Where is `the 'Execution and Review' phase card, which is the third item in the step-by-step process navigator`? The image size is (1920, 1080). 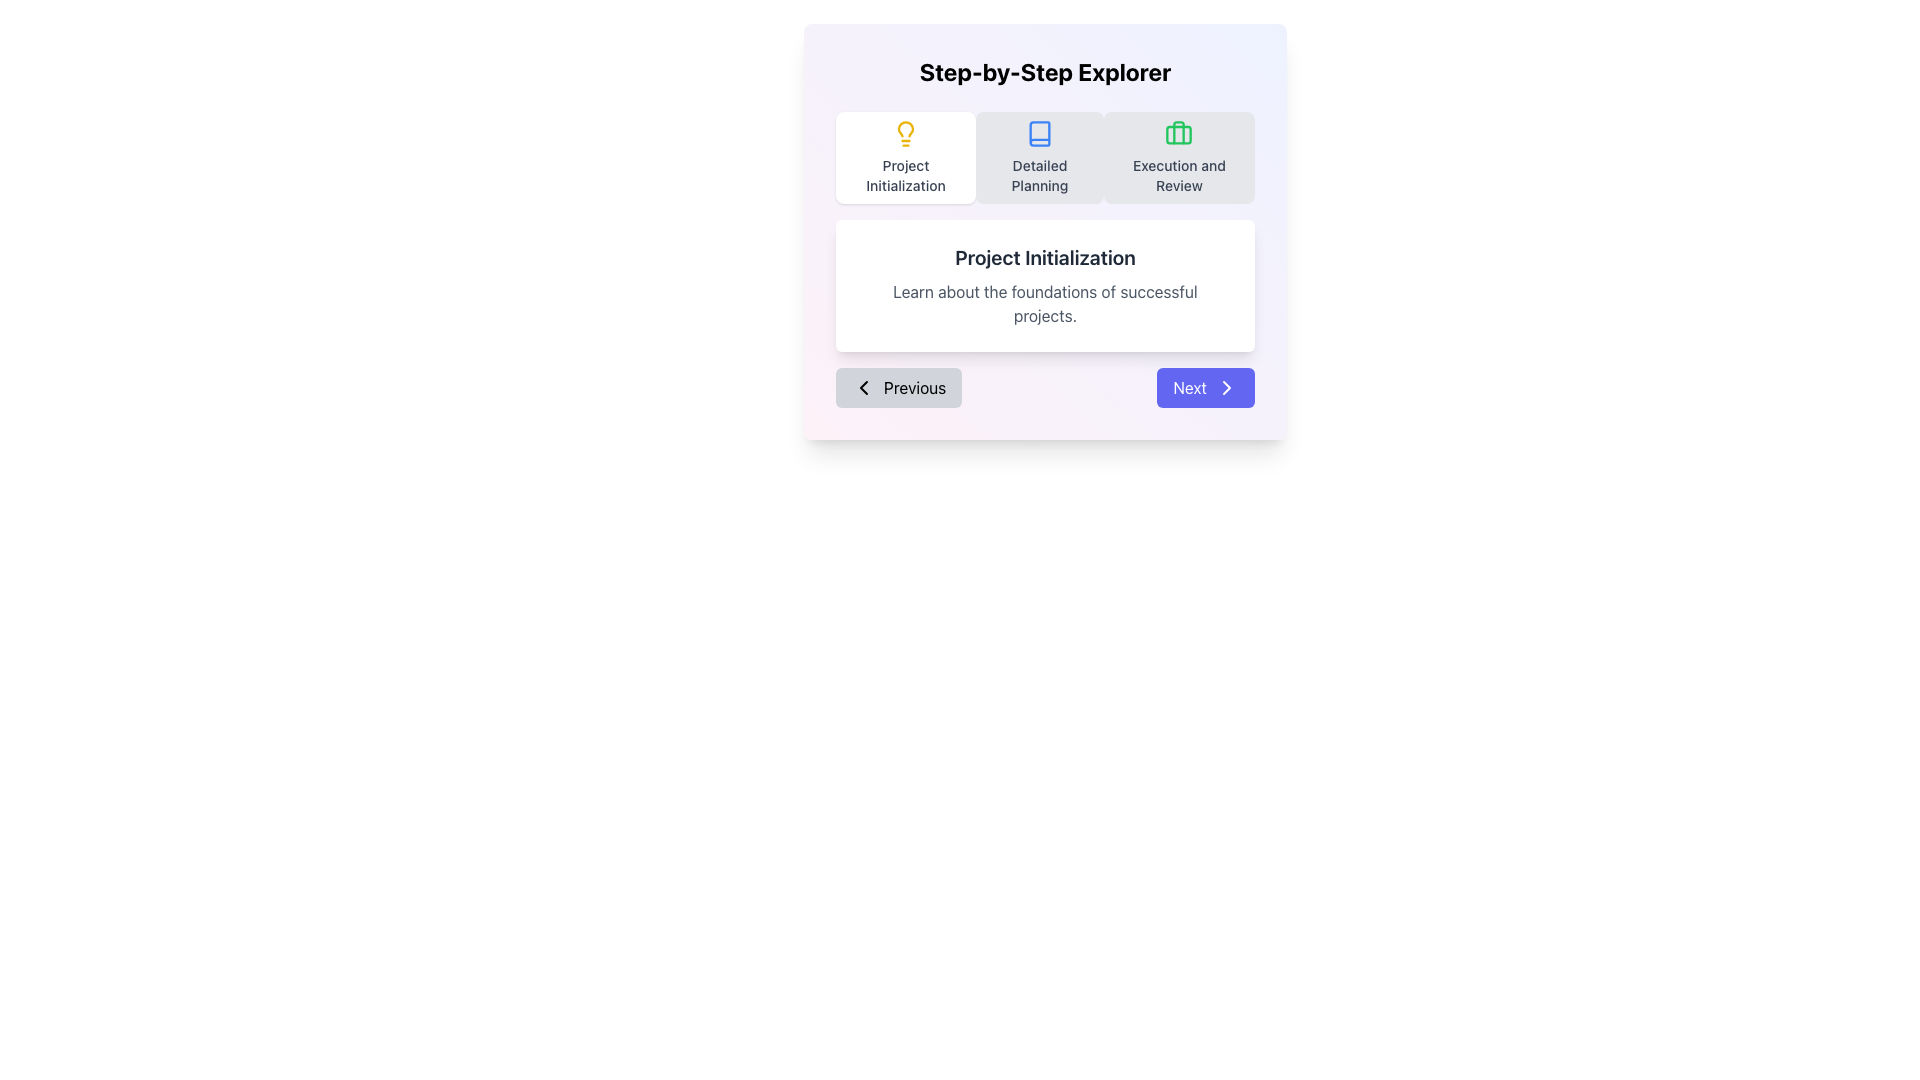 the 'Execution and Review' phase card, which is the third item in the step-by-step process navigator is located at coordinates (1179, 157).